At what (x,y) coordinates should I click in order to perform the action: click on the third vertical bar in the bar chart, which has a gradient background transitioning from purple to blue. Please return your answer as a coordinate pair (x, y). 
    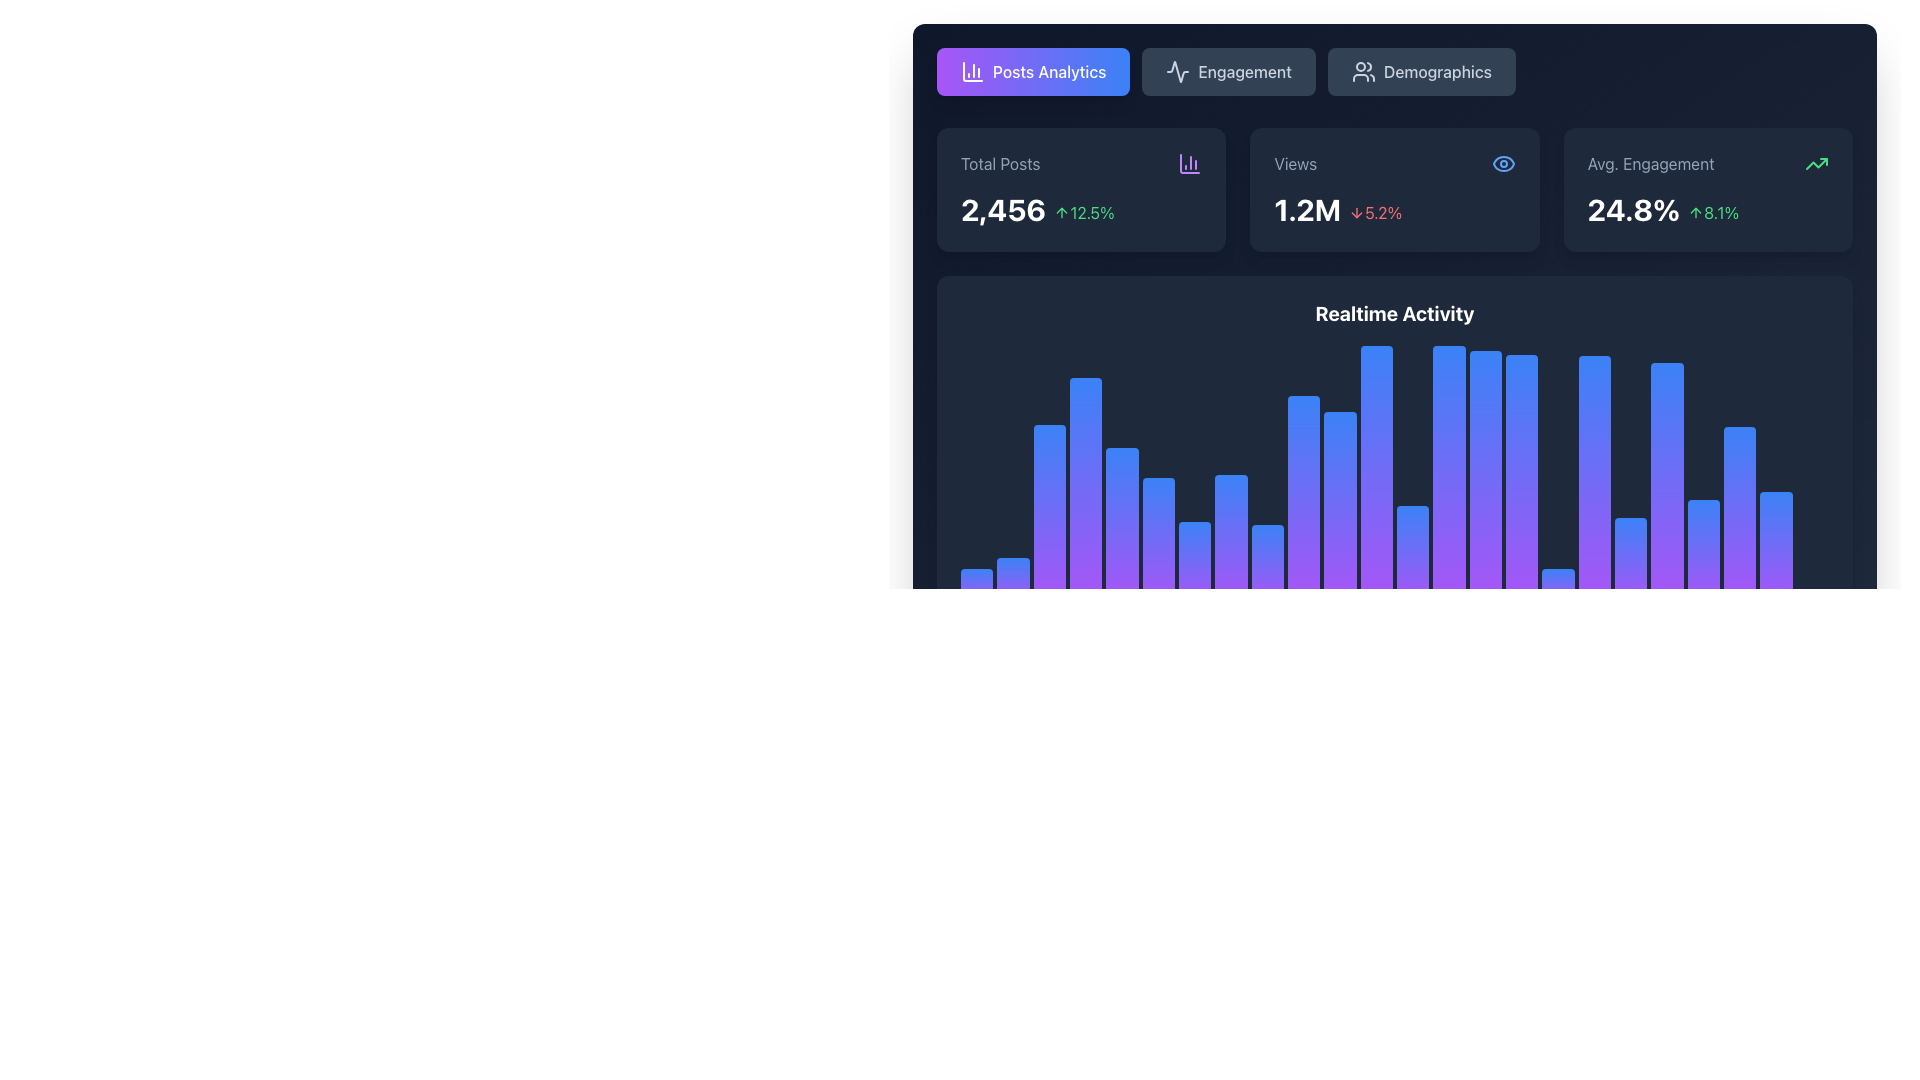
    Looking at the image, I should click on (1048, 484).